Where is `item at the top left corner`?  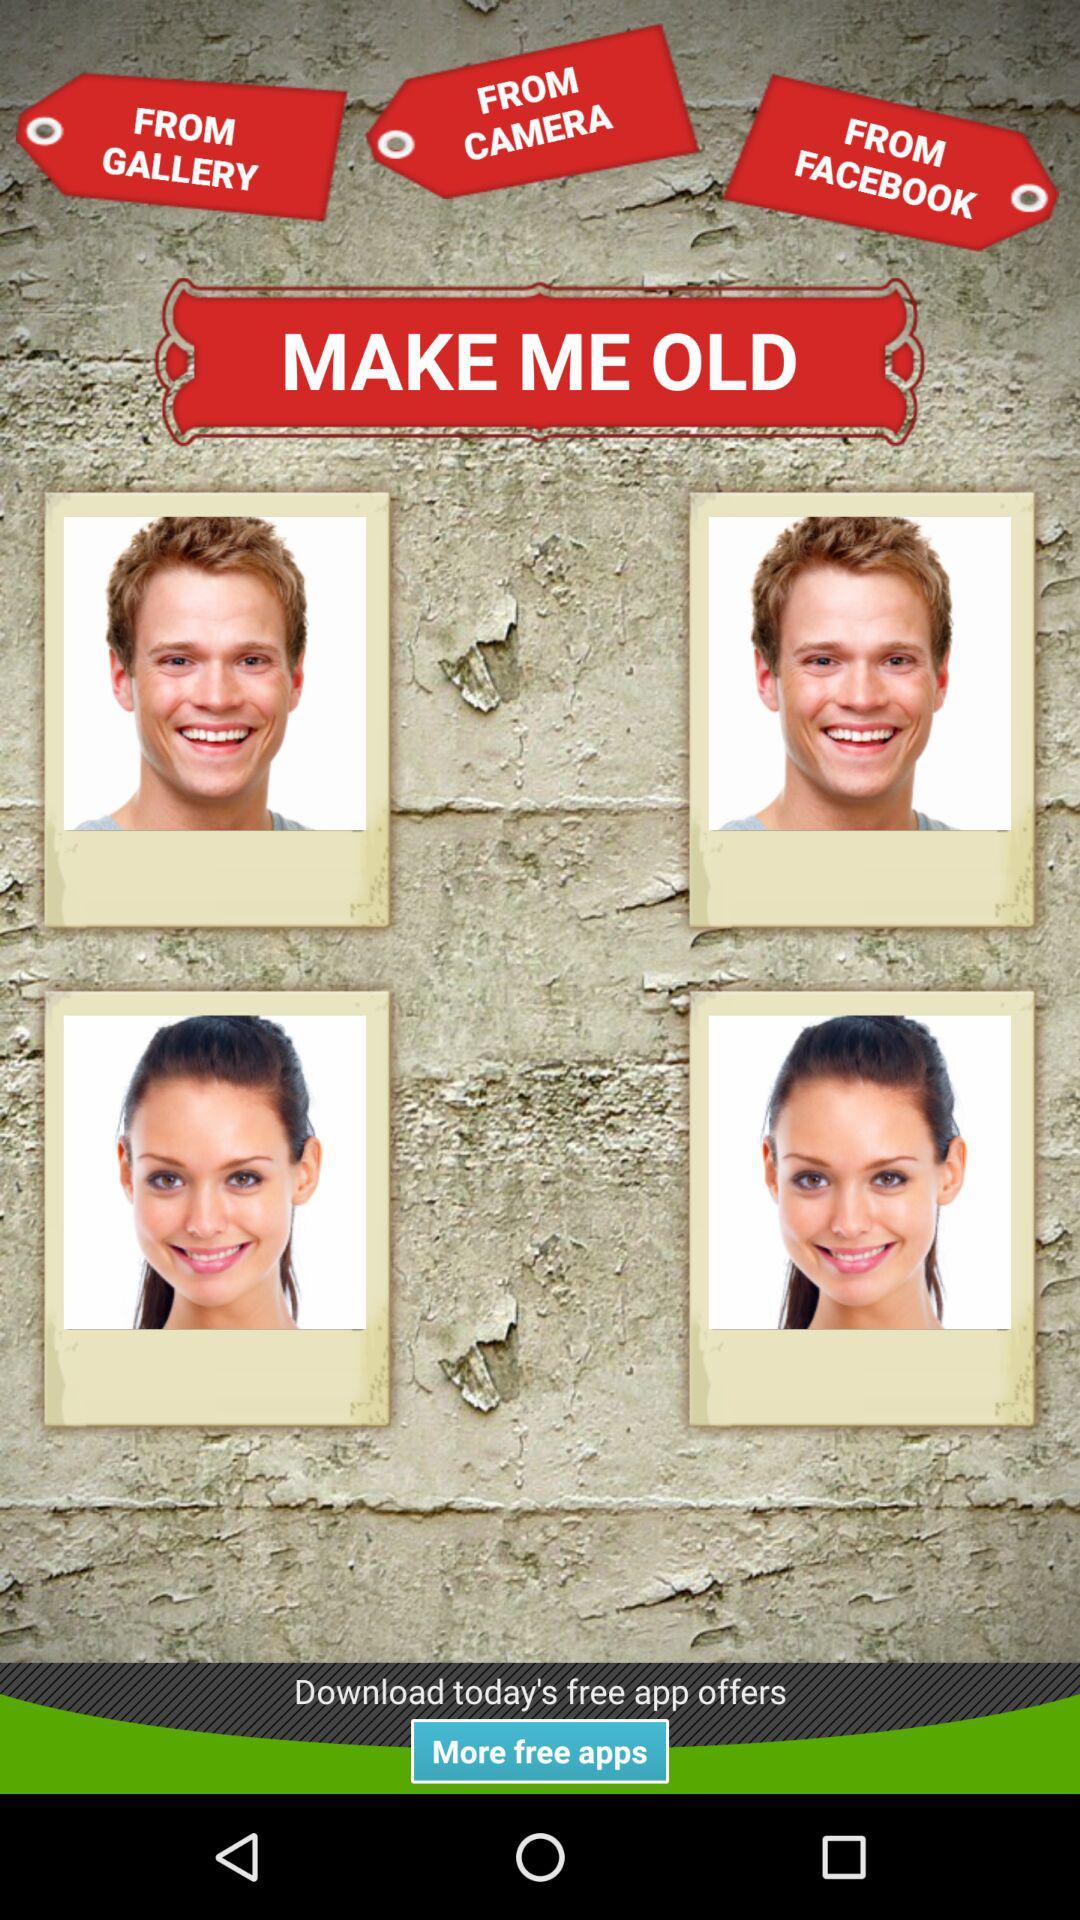 item at the top left corner is located at coordinates (182, 145).